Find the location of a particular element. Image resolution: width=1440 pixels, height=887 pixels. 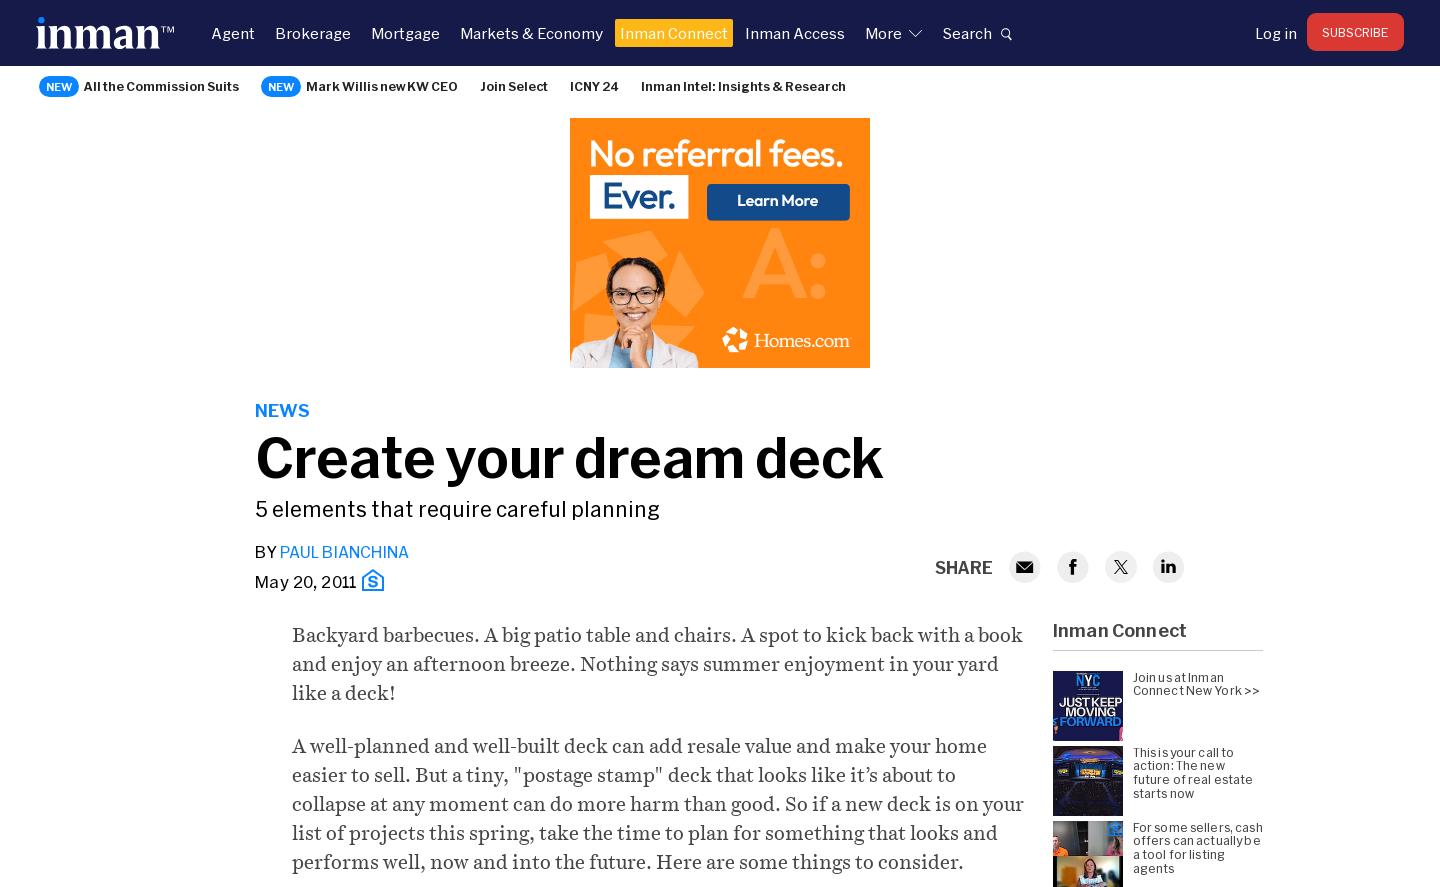

'Join Select' is located at coordinates (512, 85).